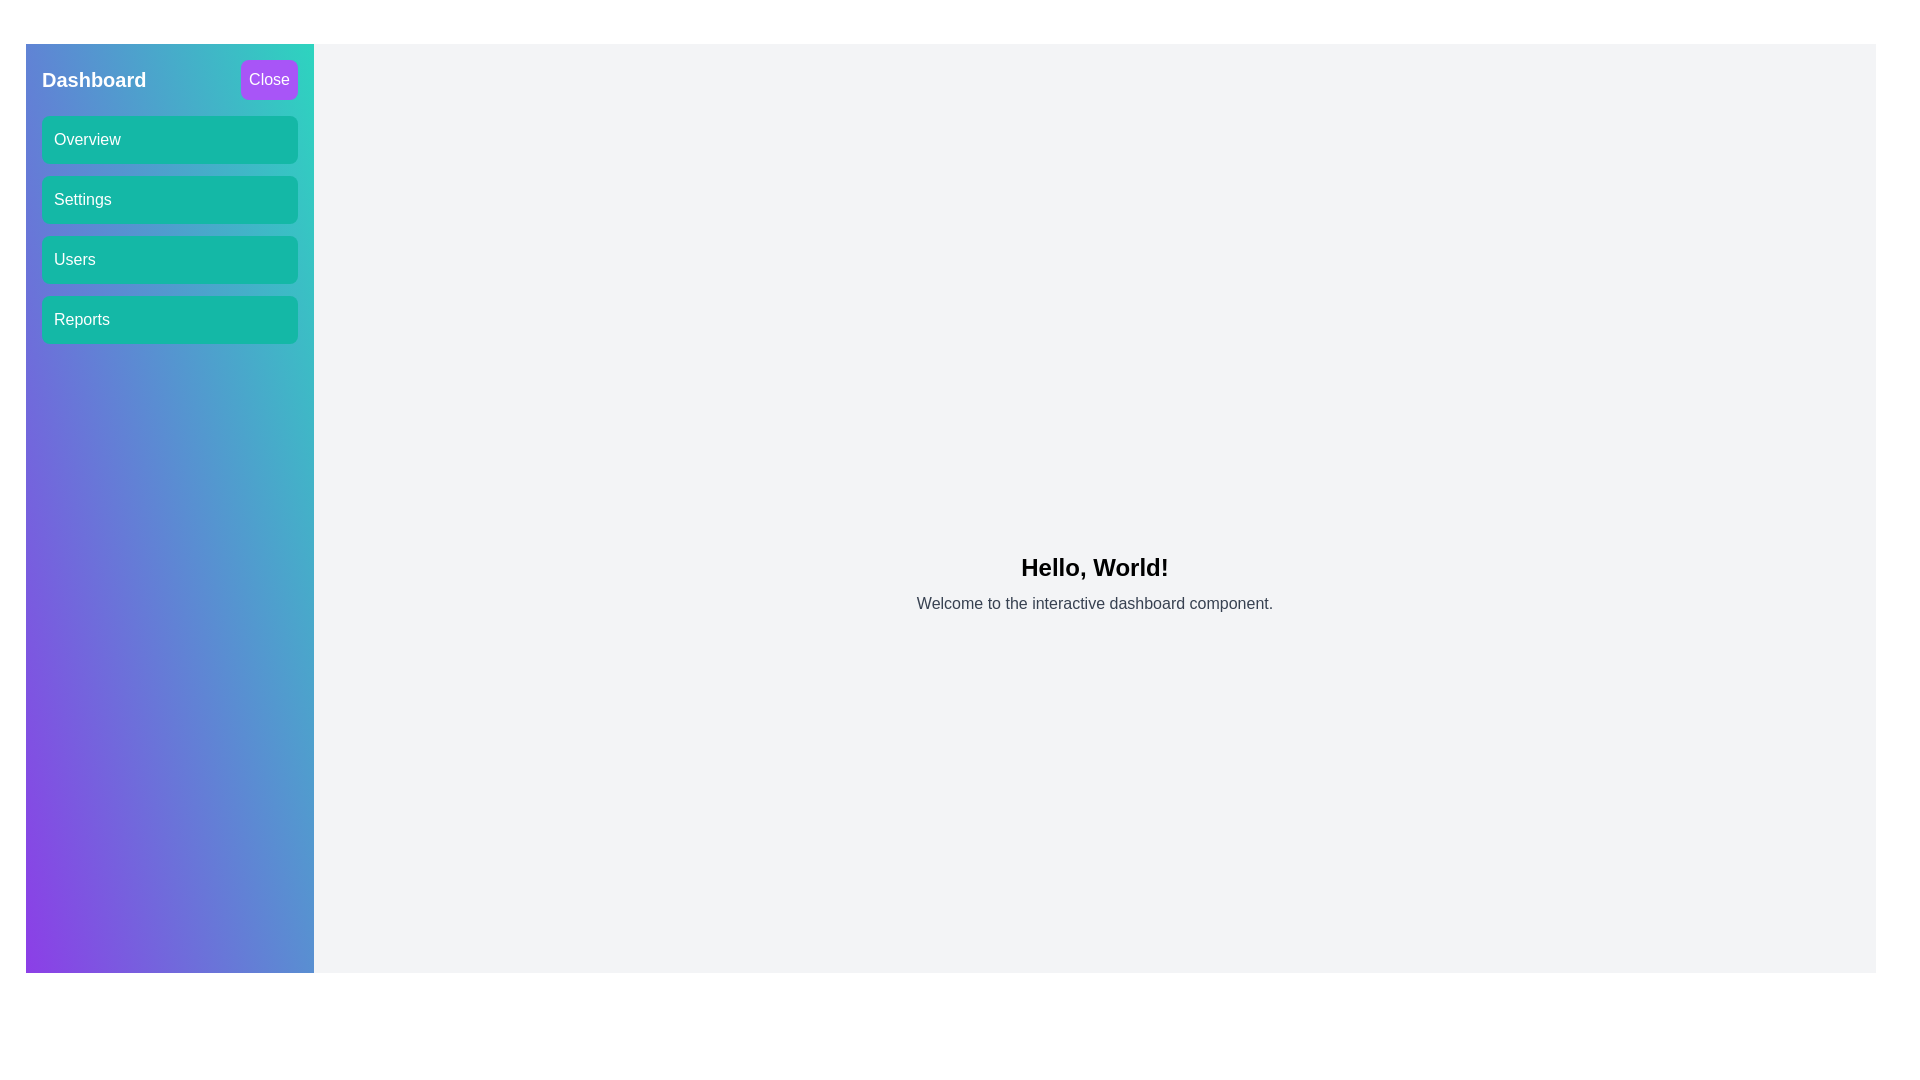 This screenshot has height=1080, width=1920. Describe the element at coordinates (169, 258) in the screenshot. I see `the menu button labeled Users to navigate to the corresponding section` at that location.